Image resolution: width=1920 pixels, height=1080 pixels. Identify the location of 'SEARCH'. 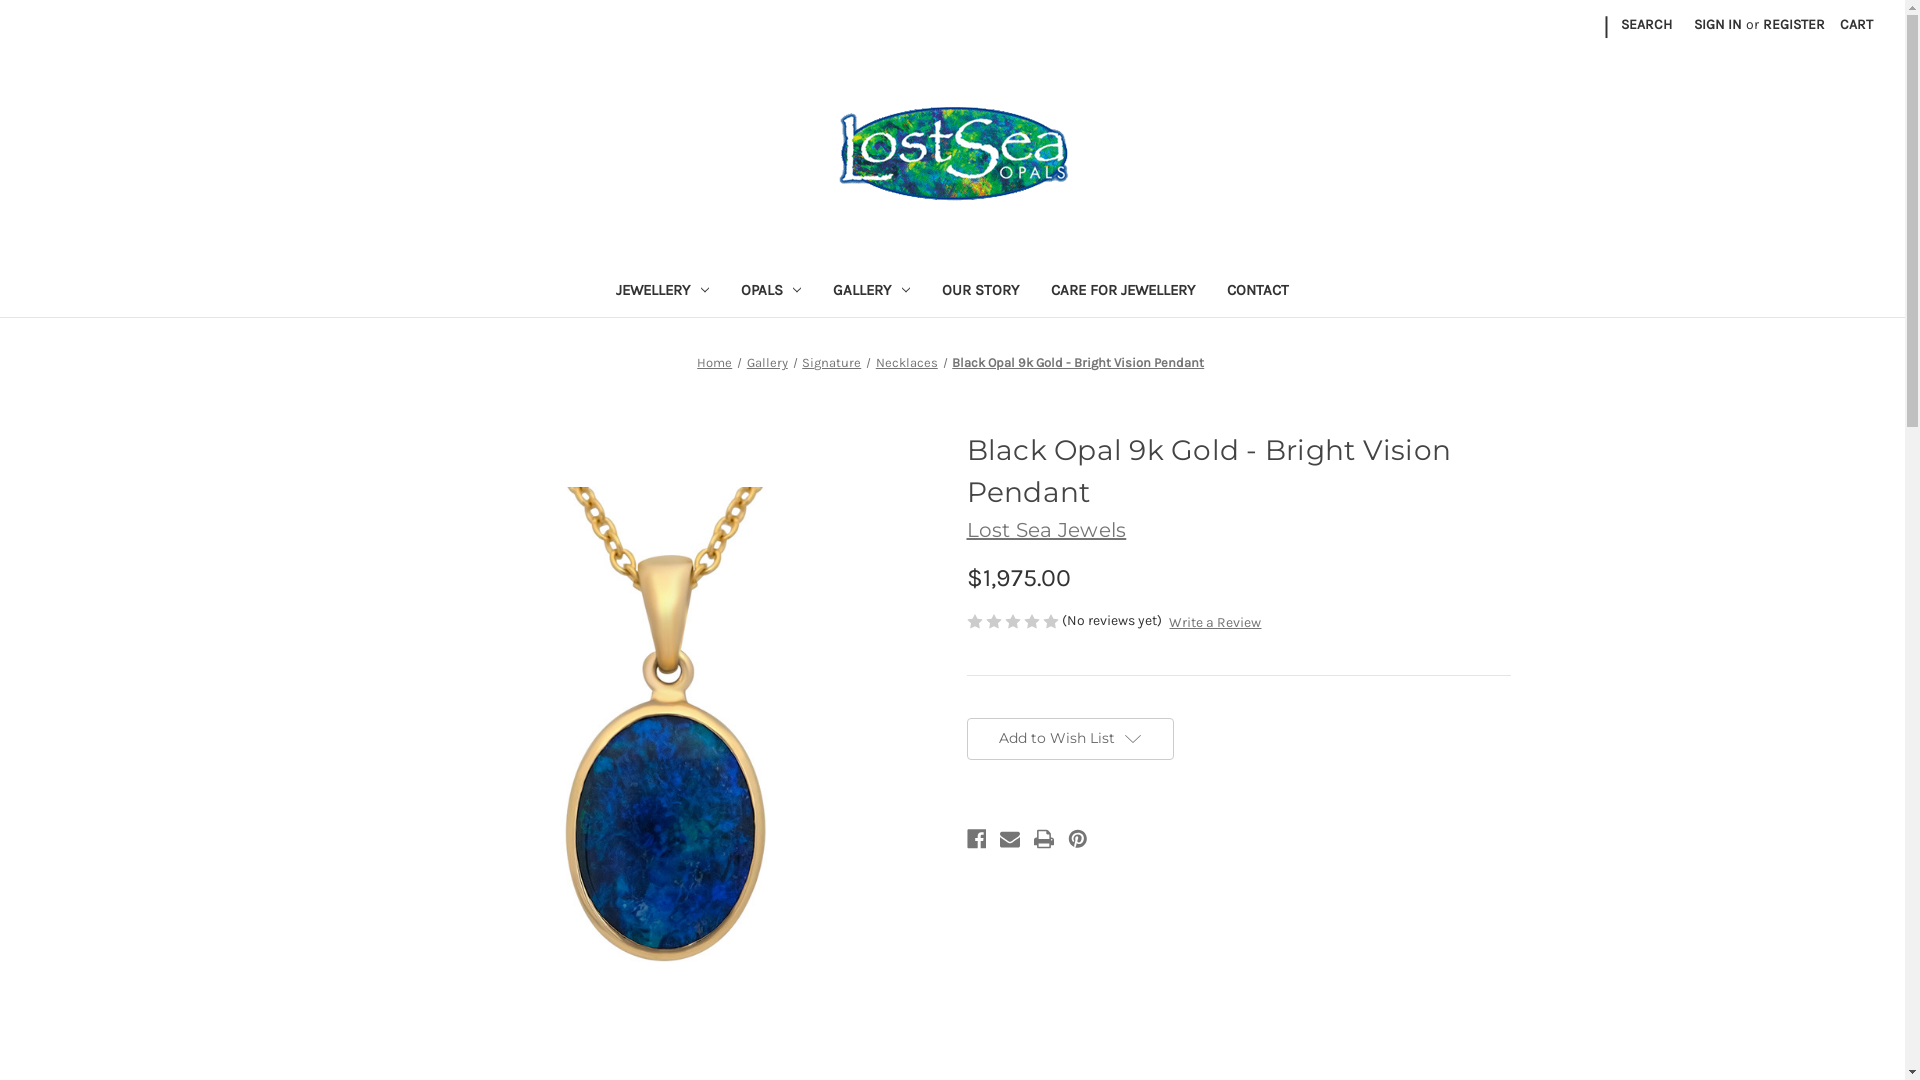
(1646, 24).